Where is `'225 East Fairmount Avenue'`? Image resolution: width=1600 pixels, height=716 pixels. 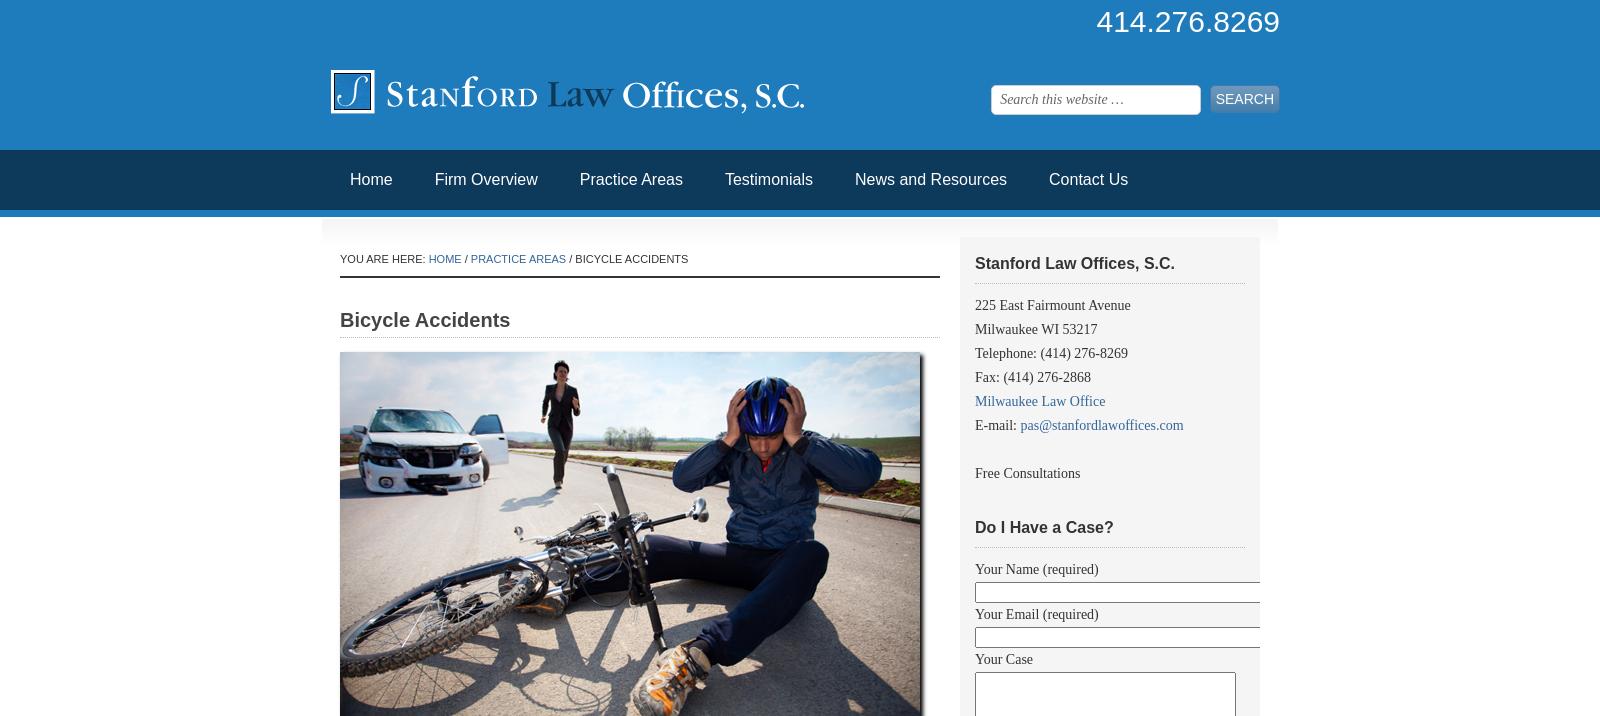 '225 East Fairmount Avenue' is located at coordinates (1052, 305).